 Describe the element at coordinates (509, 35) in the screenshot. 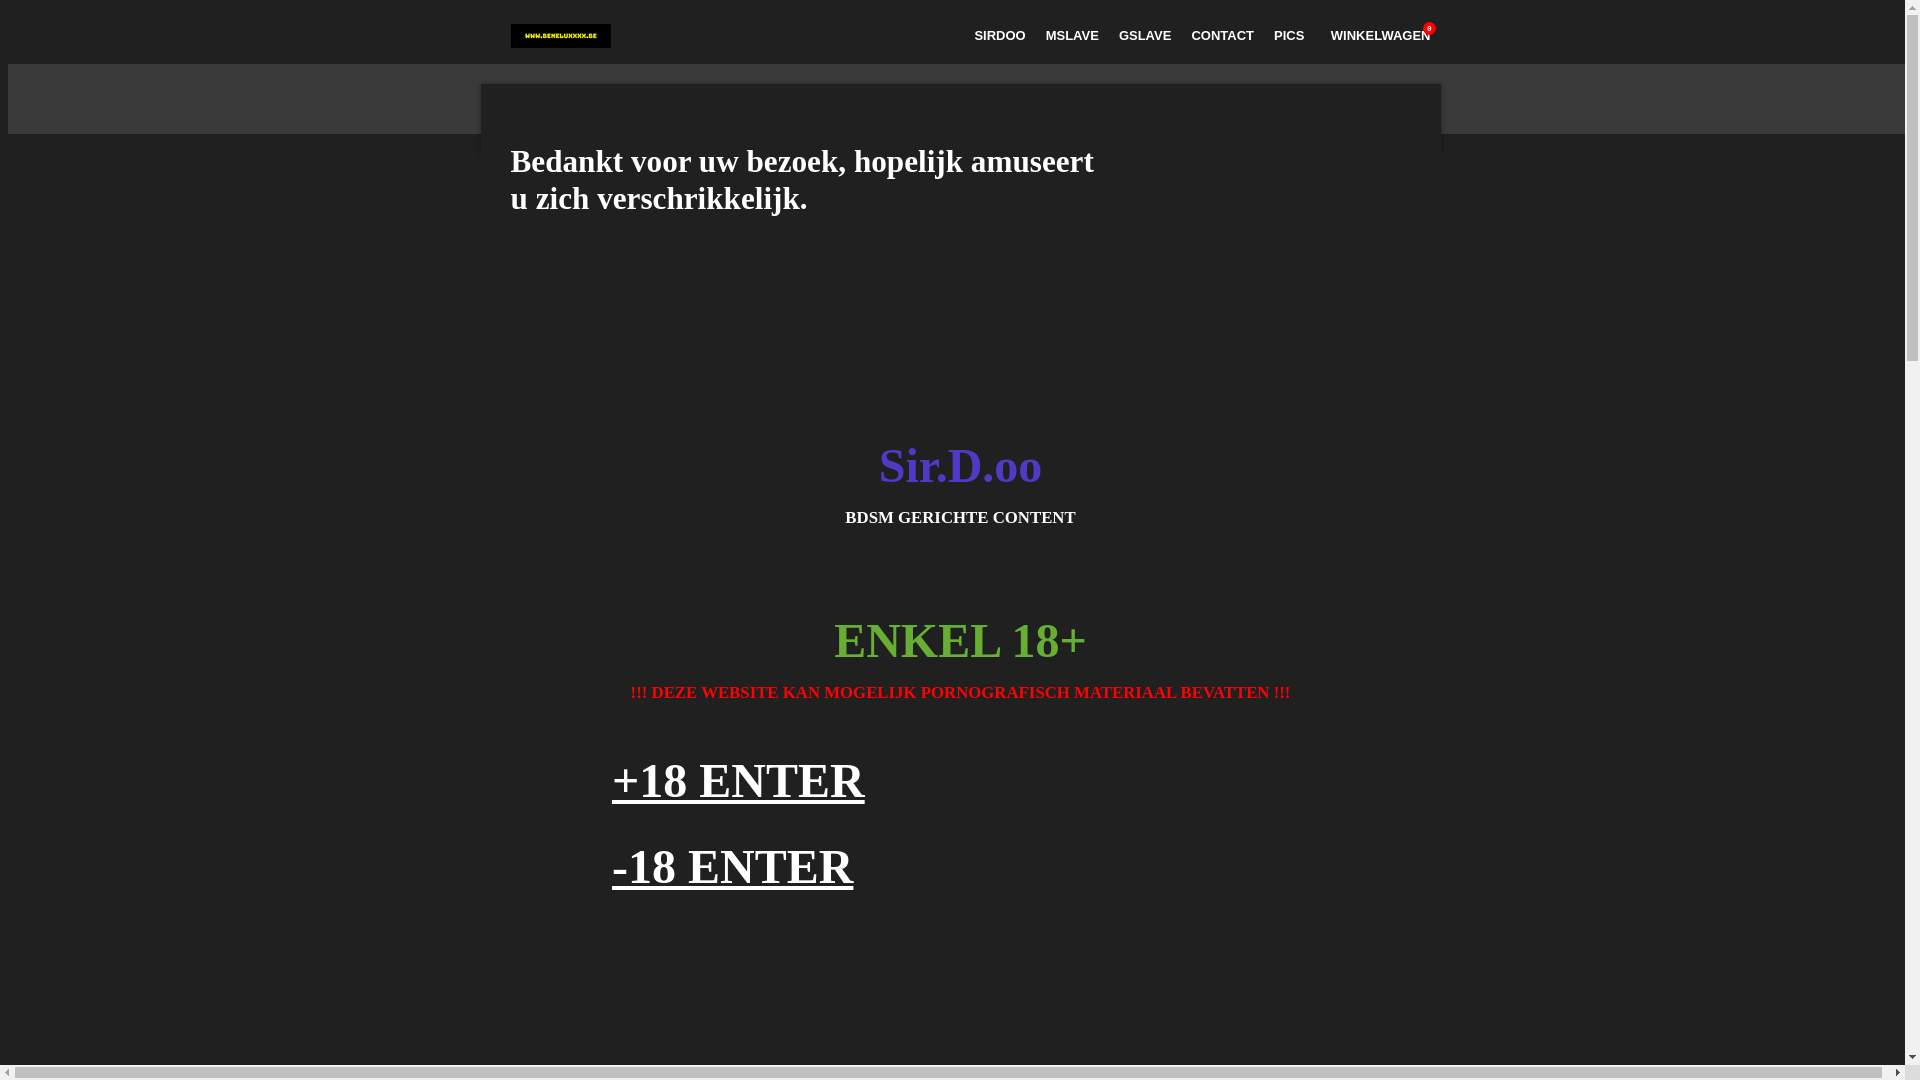

I see `'beneluxxxx'` at that location.